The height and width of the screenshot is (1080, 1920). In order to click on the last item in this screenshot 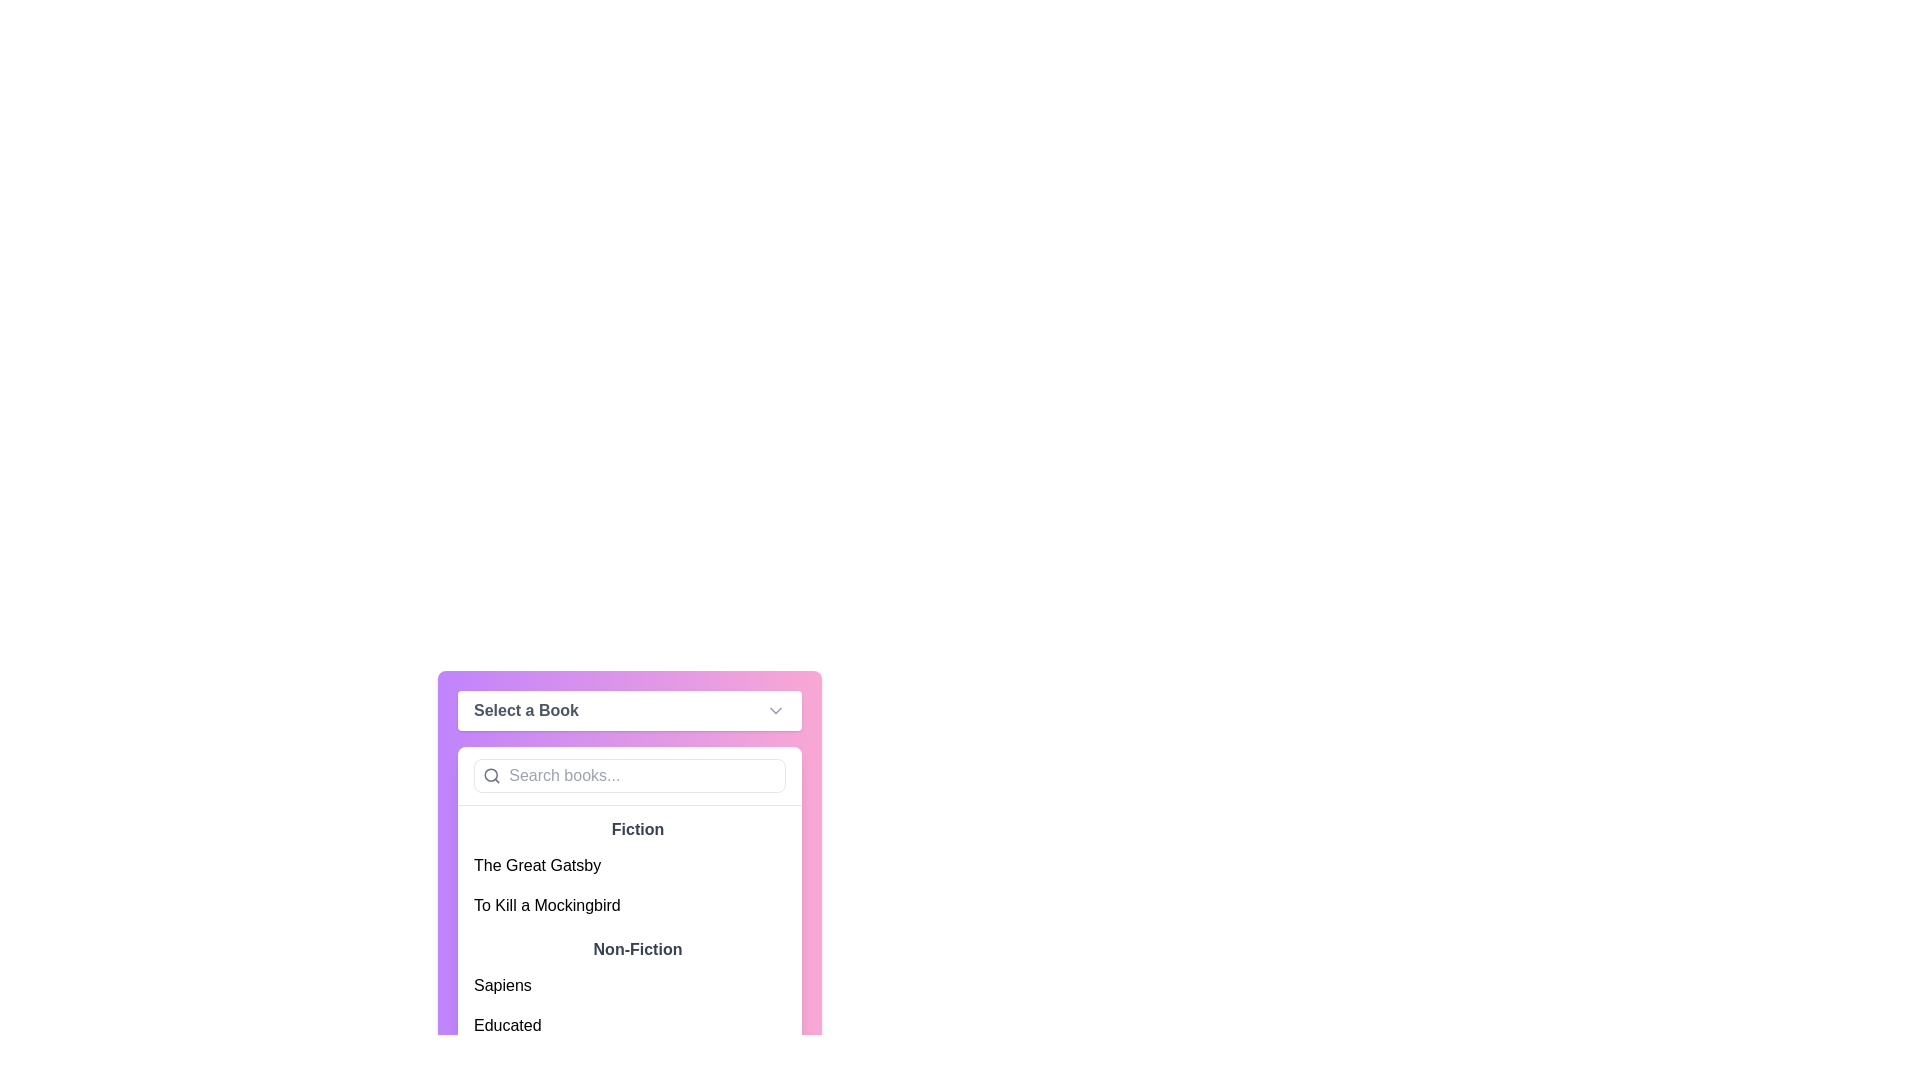, I will do `click(507, 1026)`.